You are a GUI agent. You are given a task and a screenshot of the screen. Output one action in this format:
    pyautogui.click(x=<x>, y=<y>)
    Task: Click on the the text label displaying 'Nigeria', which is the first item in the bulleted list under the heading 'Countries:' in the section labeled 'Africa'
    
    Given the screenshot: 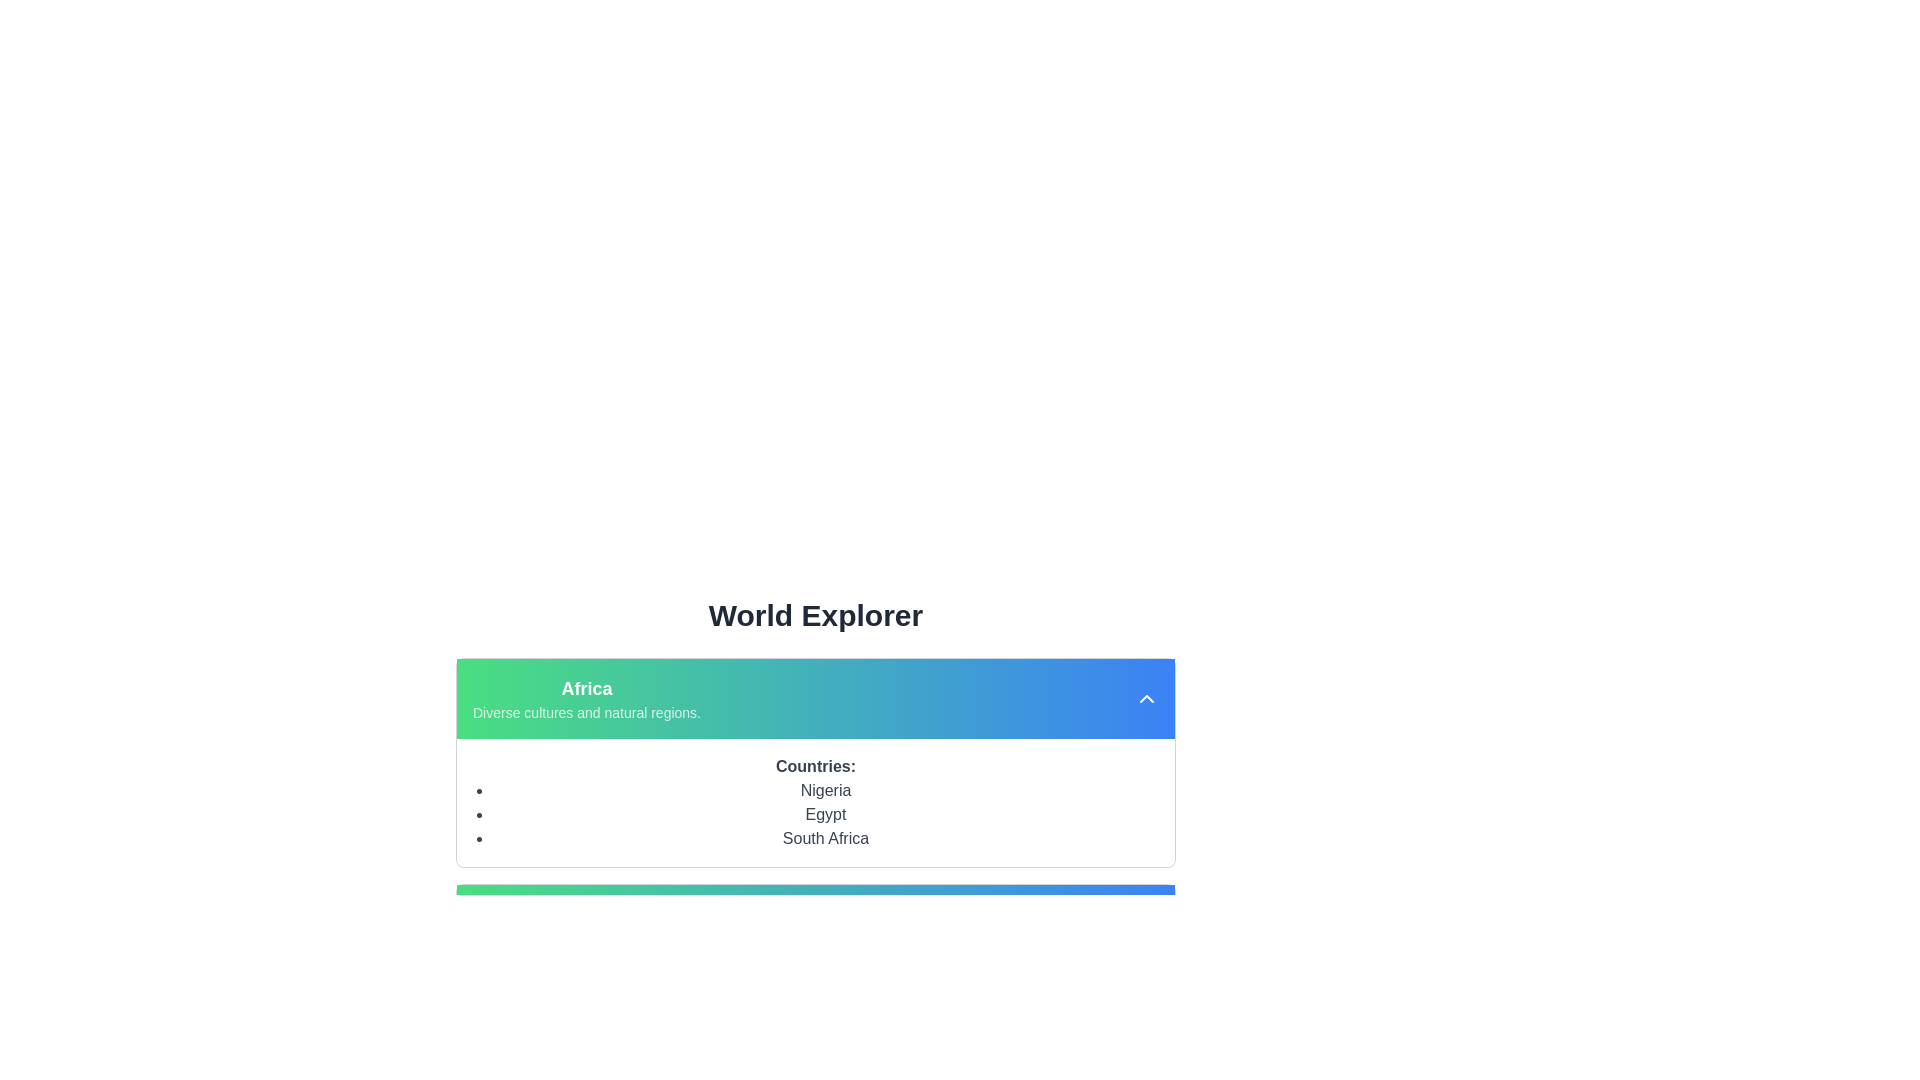 What is the action you would take?
    pyautogui.click(x=825, y=789)
    